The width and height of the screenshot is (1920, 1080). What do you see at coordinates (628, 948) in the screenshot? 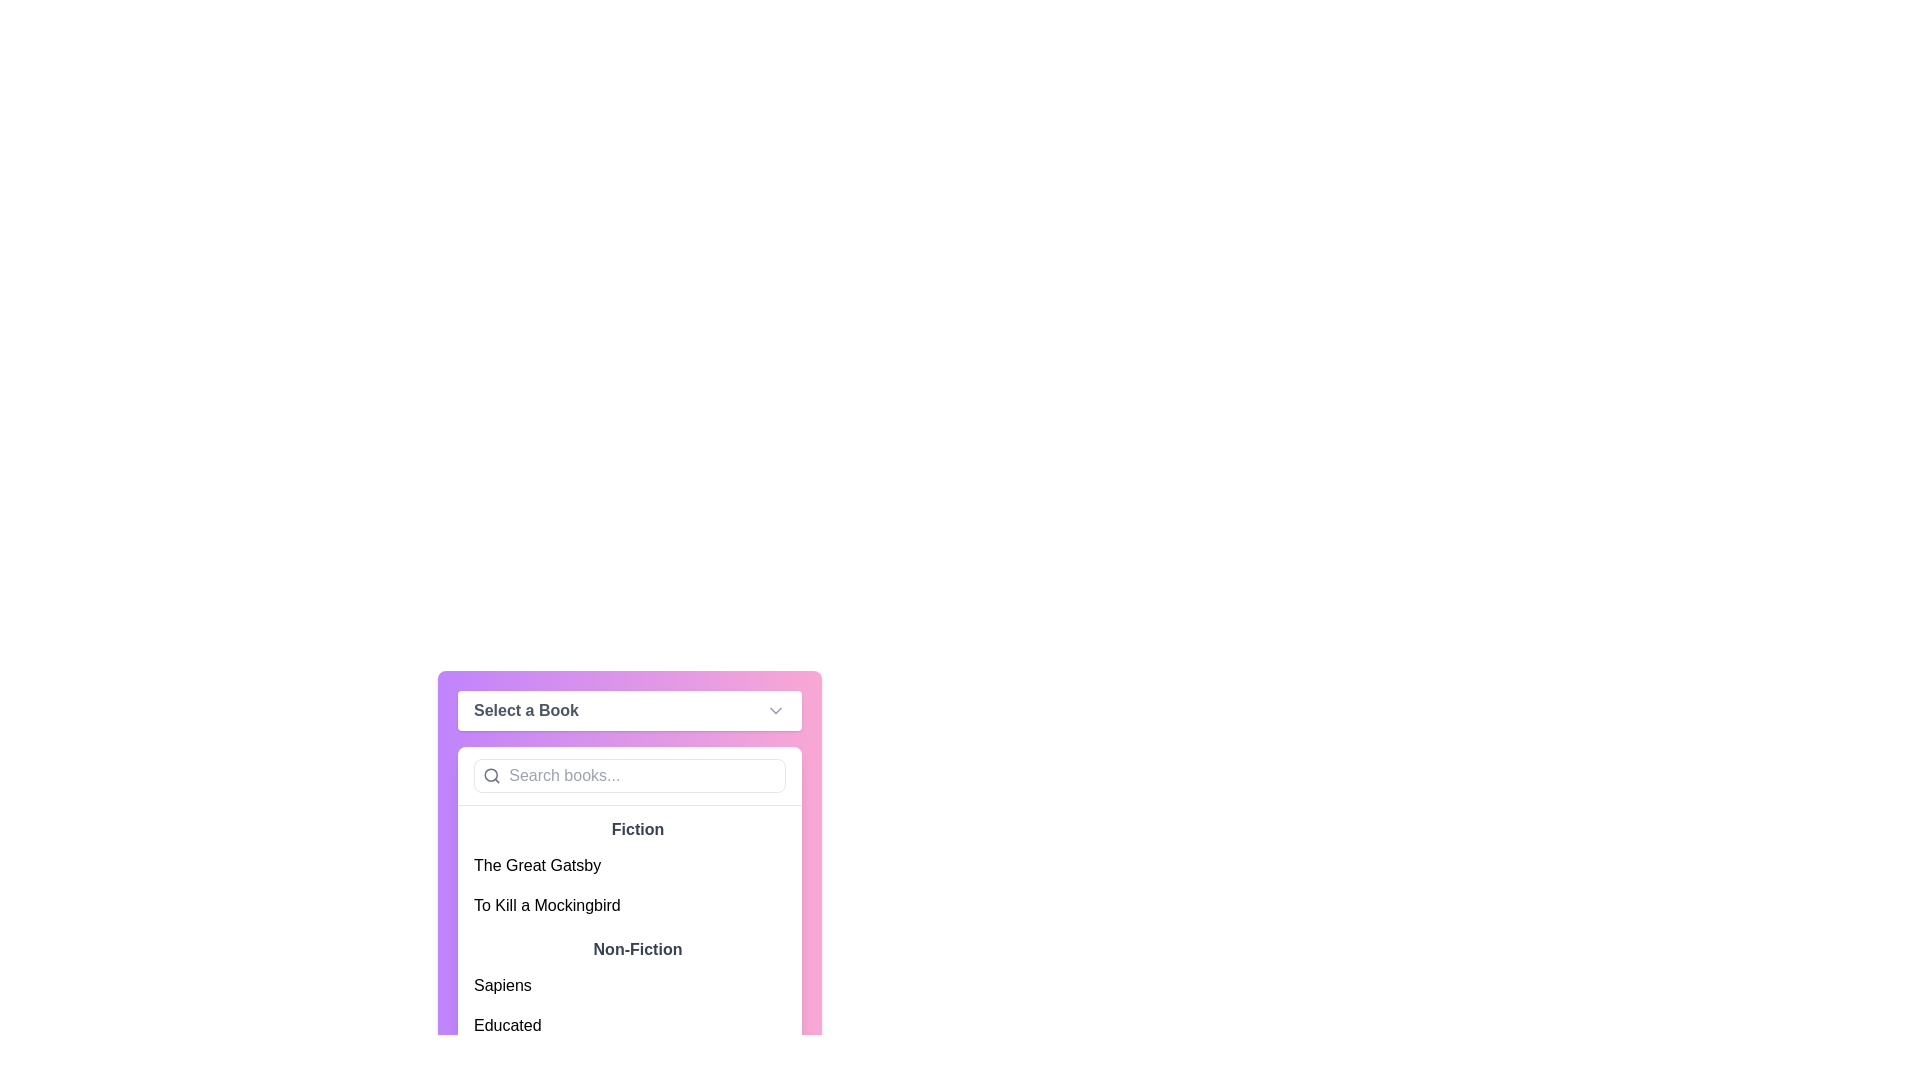
I see `the category label in the dropdown list that groups related book entries, positioned directly below the main category header and above the items 'Sapiens' and 'Educated'` at bounding box center [628, 948].